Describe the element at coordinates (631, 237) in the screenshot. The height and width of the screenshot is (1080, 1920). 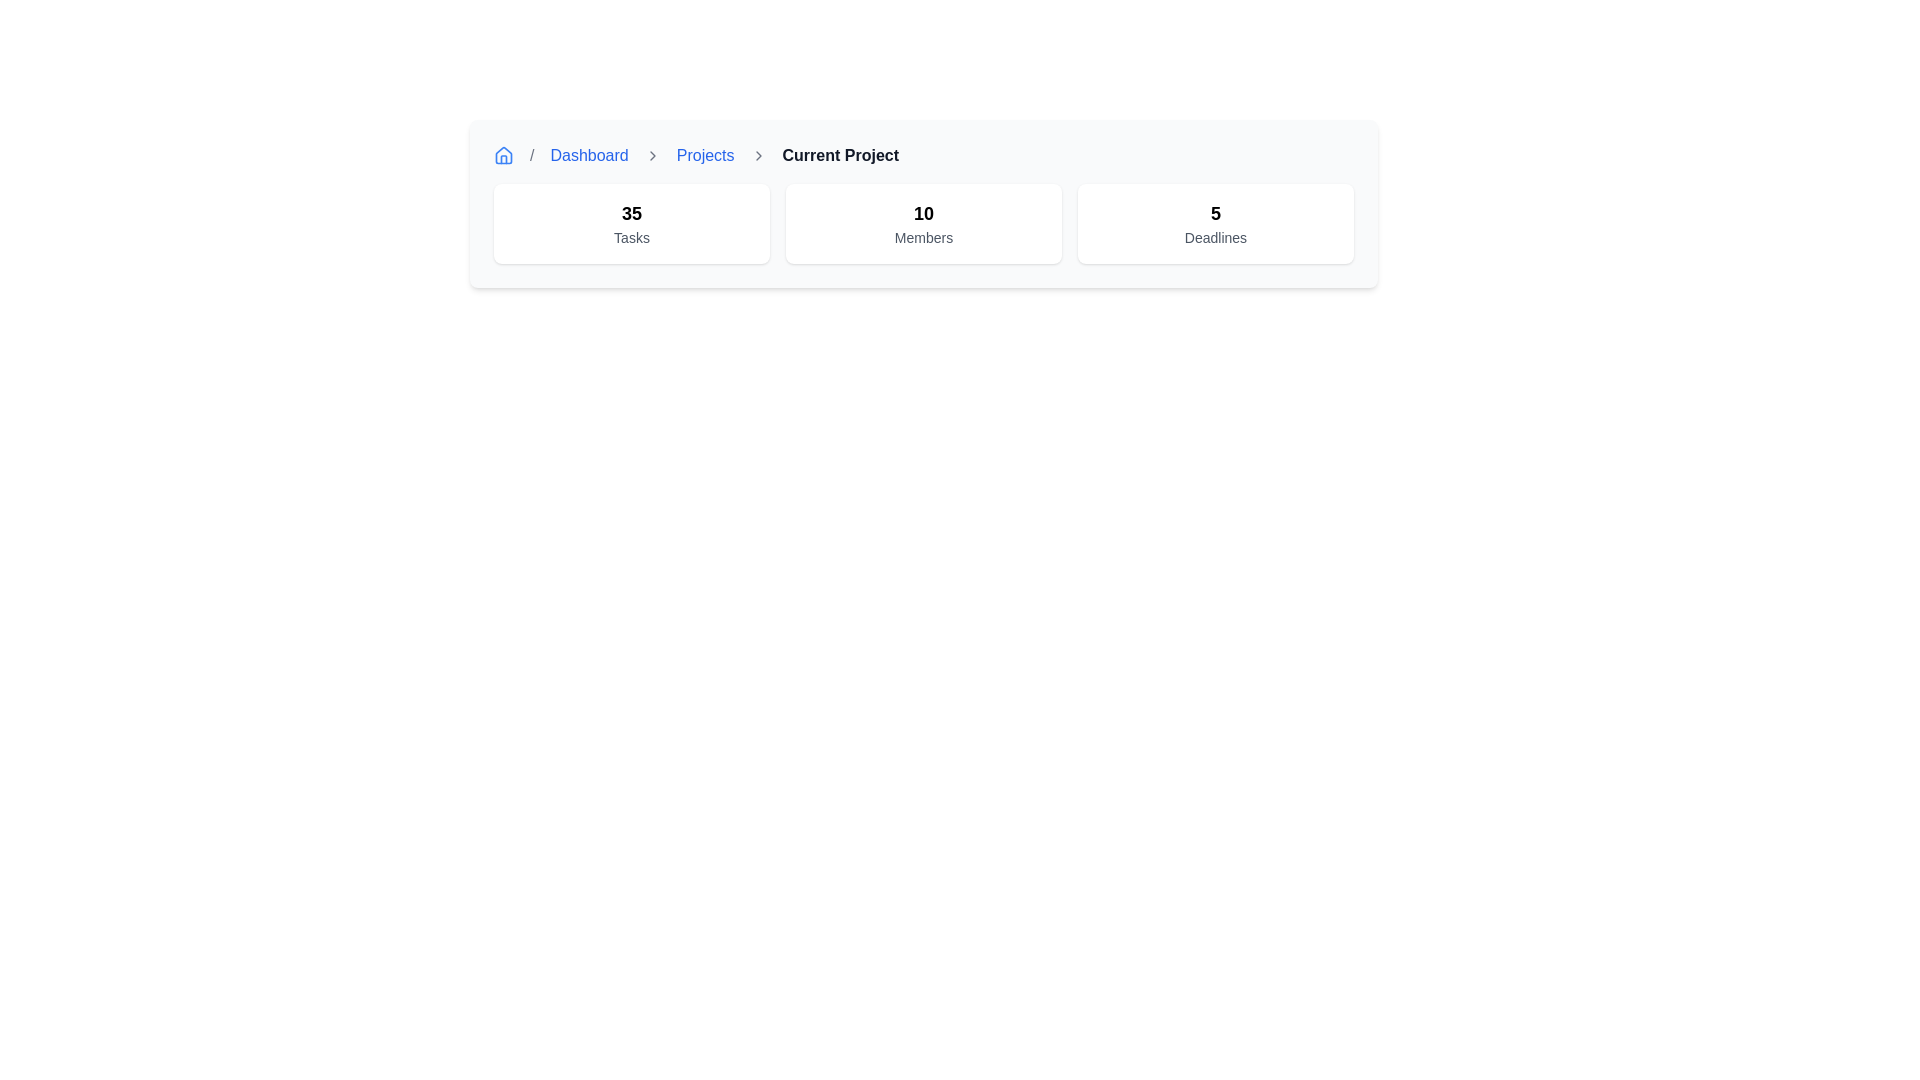
I see `the static text element labeled 'Tasks', which provides context for the numerical value '35' above it` at that location.